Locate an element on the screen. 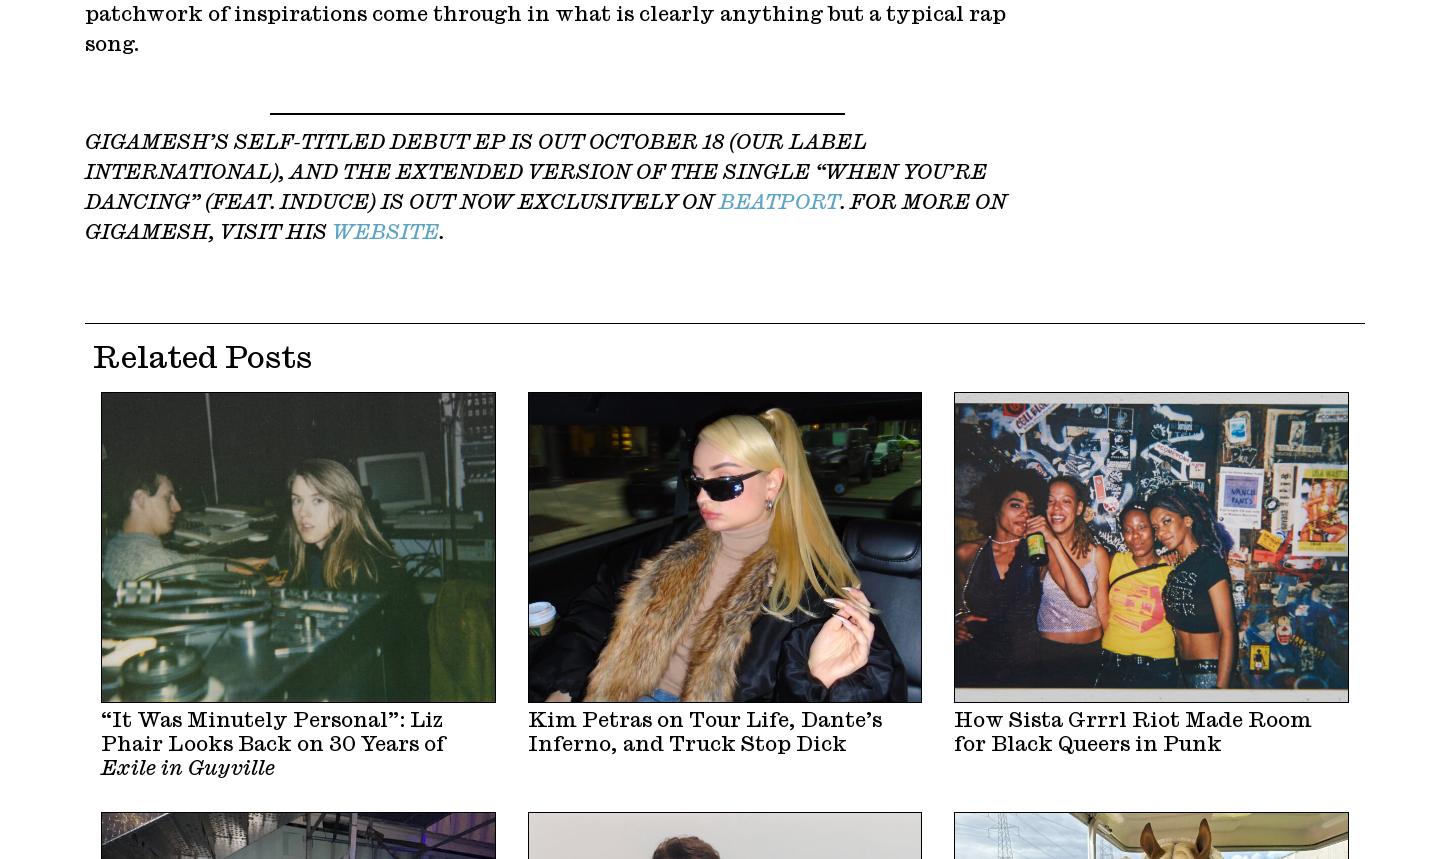 The height and width of the screenshot is (859, 1450). 'WEBSITE' is located at coordinates (332, 232).